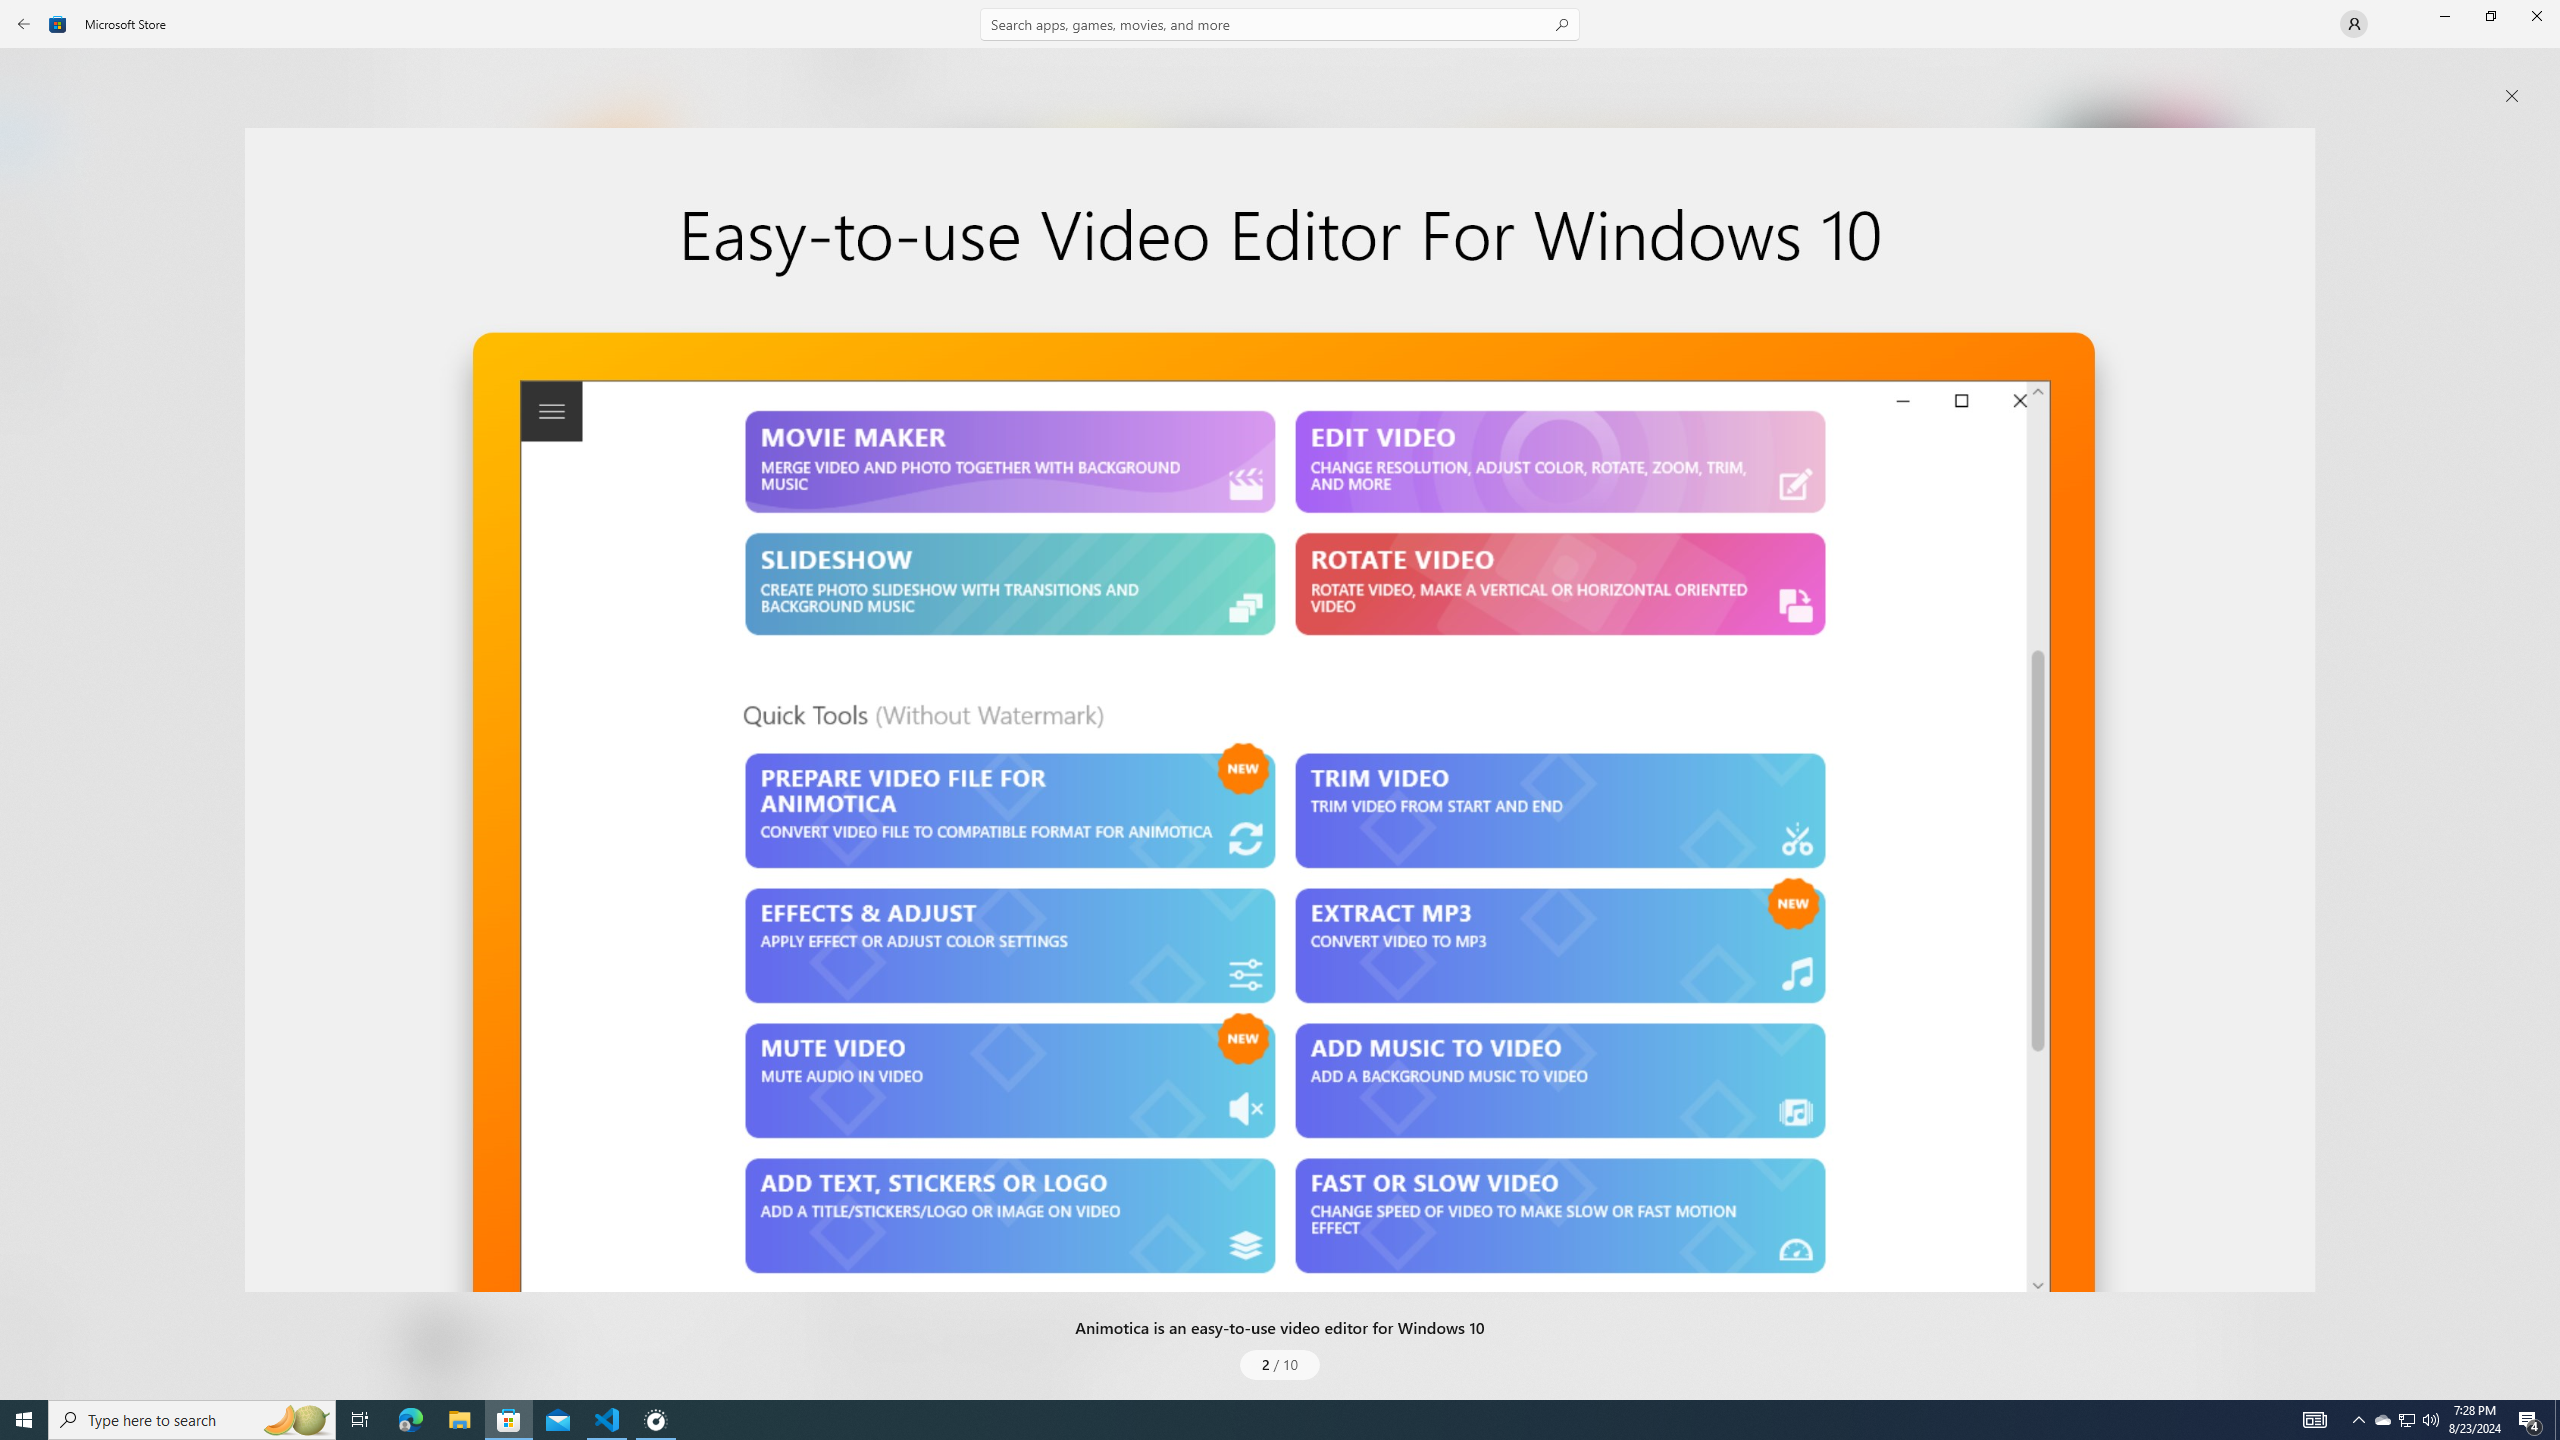  What do you see at coordinates (2511, 95) in the screenshot?
I see `'close popup window'` at bounding box center [2511, 95].